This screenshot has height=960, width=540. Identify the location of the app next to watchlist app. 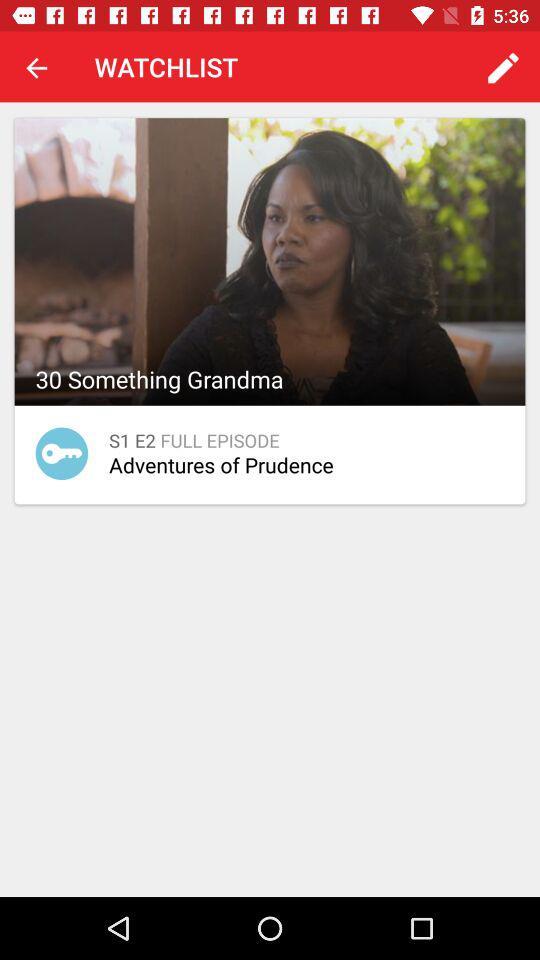
(502, 67).